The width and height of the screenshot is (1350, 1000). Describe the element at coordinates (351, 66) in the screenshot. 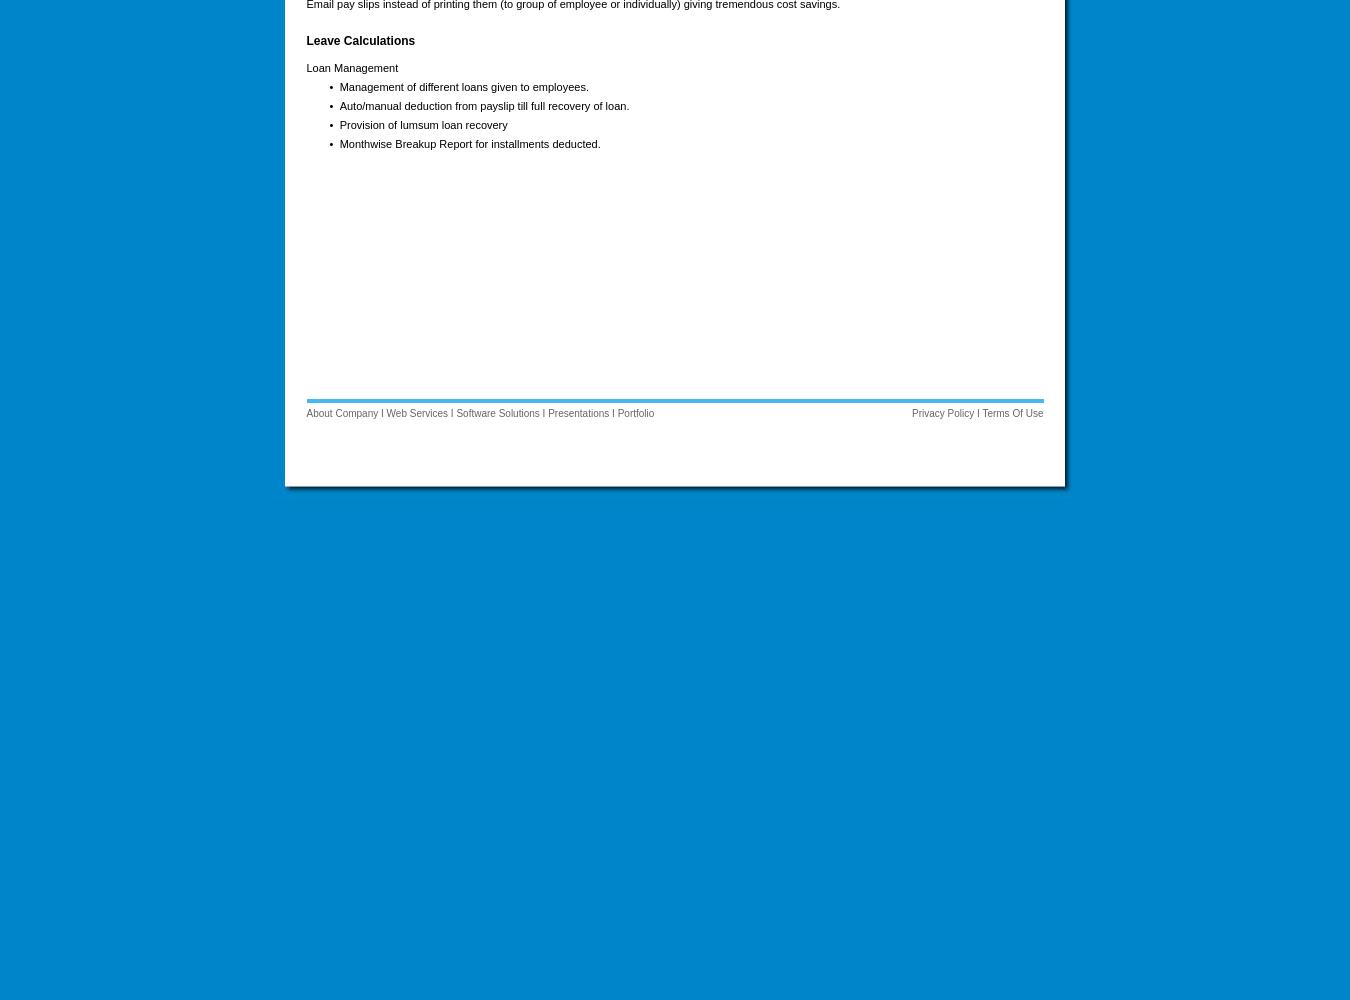

I see `'Loan Management'` at that location.